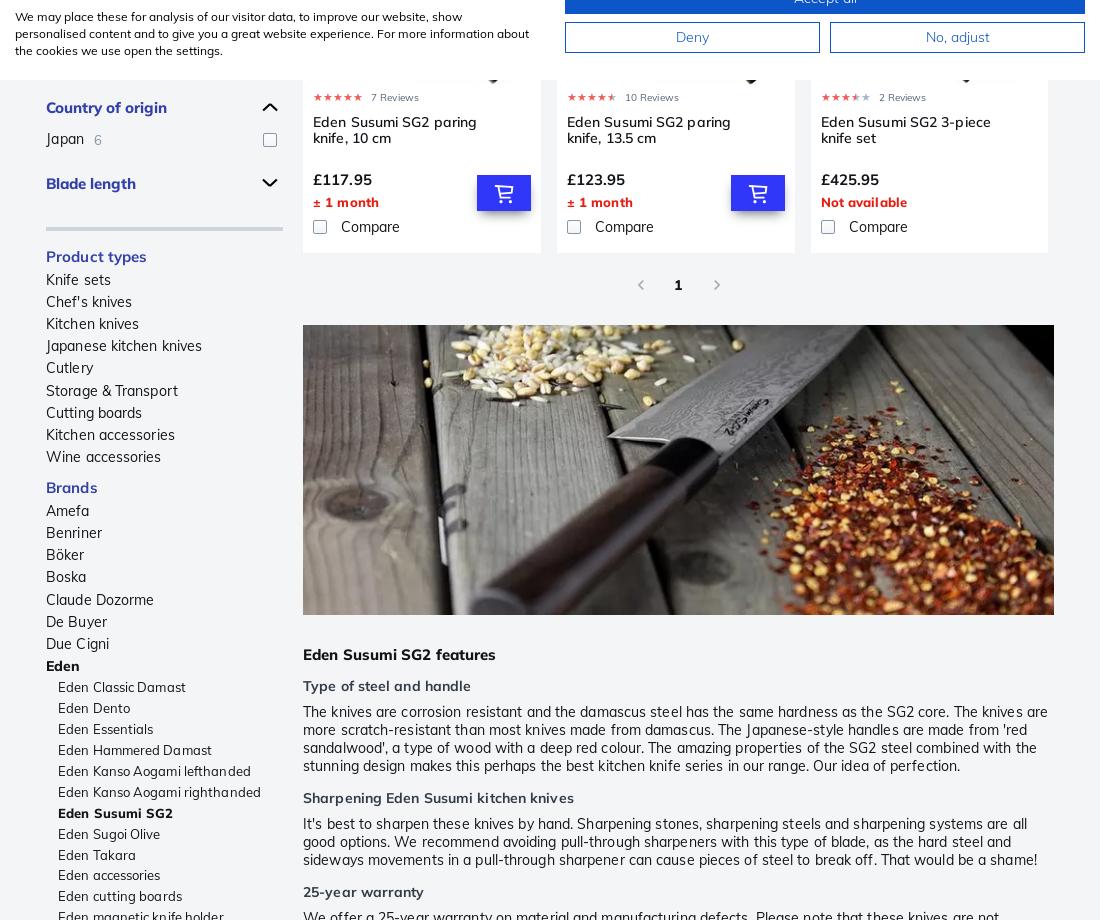  I want to click on '6', so click(98, 138).